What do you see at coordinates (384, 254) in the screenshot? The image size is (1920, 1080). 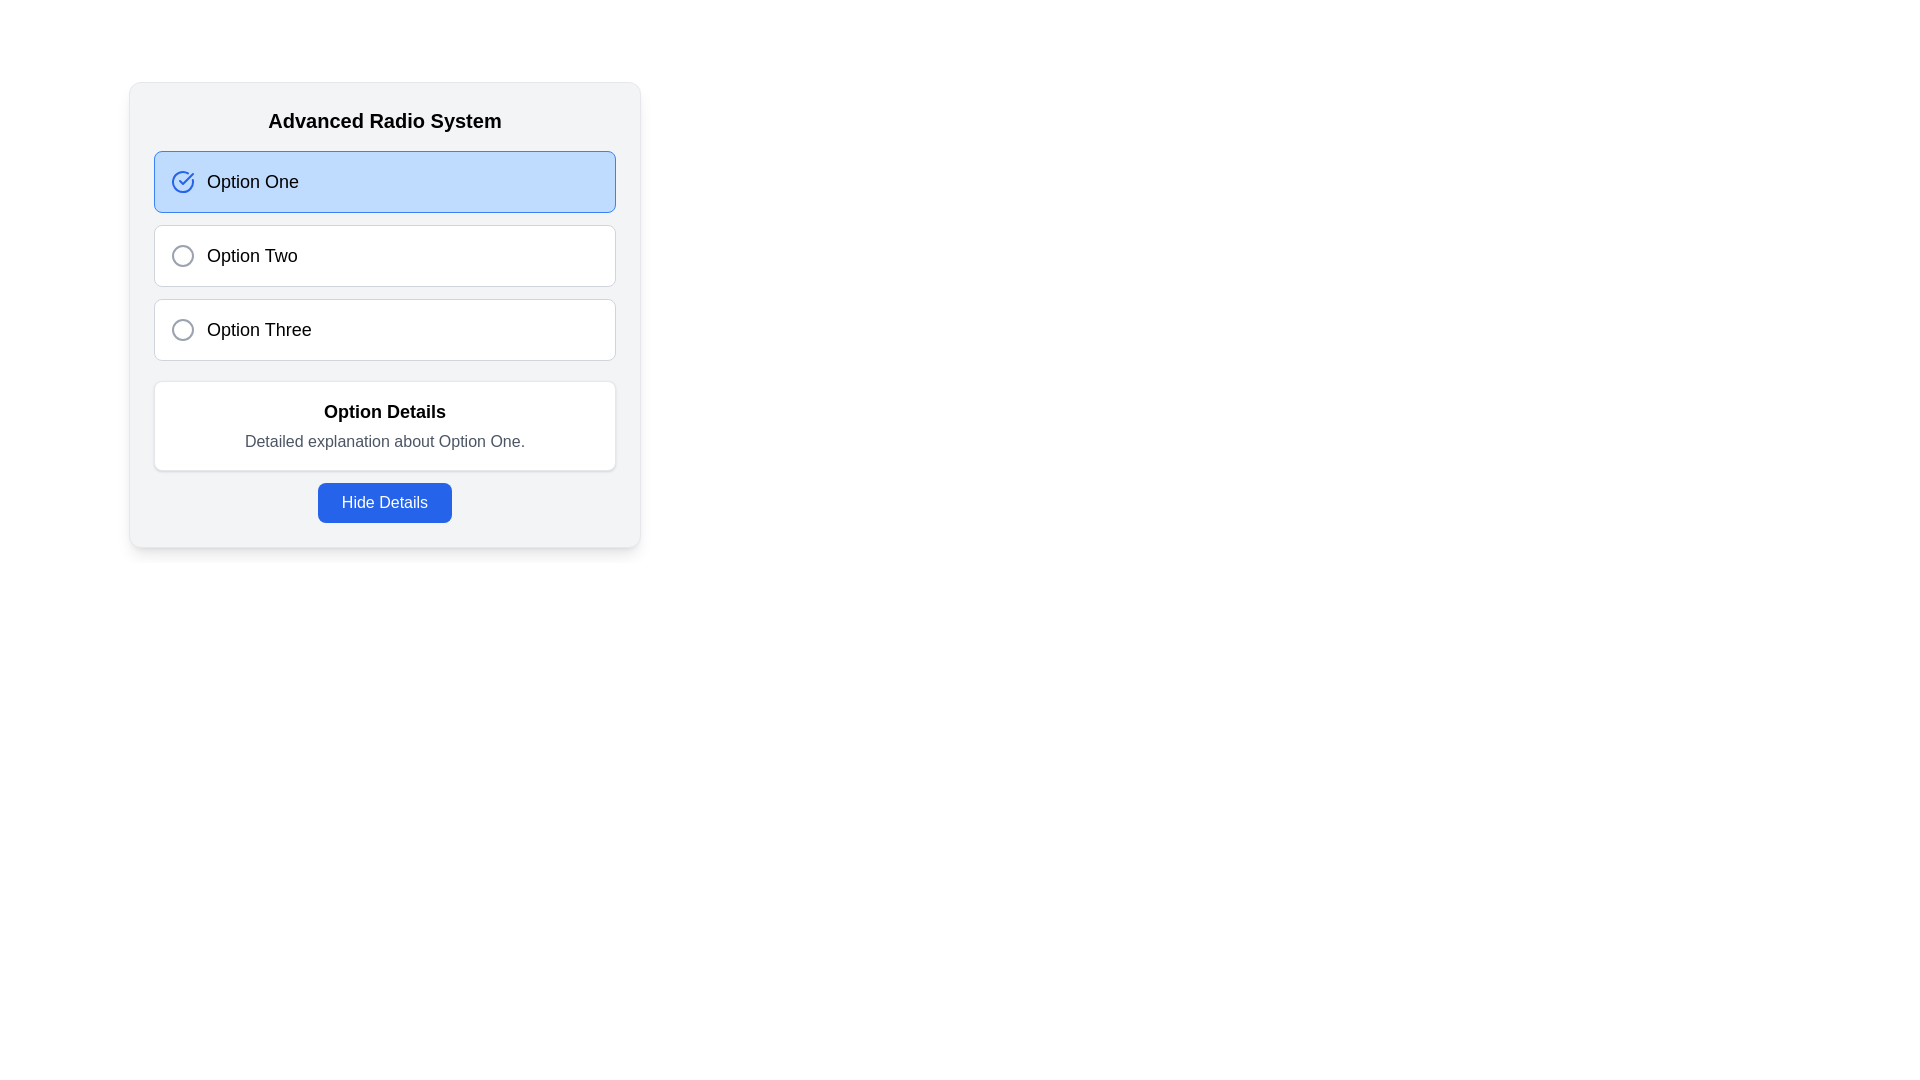 I see `the radio button options in the Radiogroup titled 'Advanced Radio System'` at bounding box center [384, 254].